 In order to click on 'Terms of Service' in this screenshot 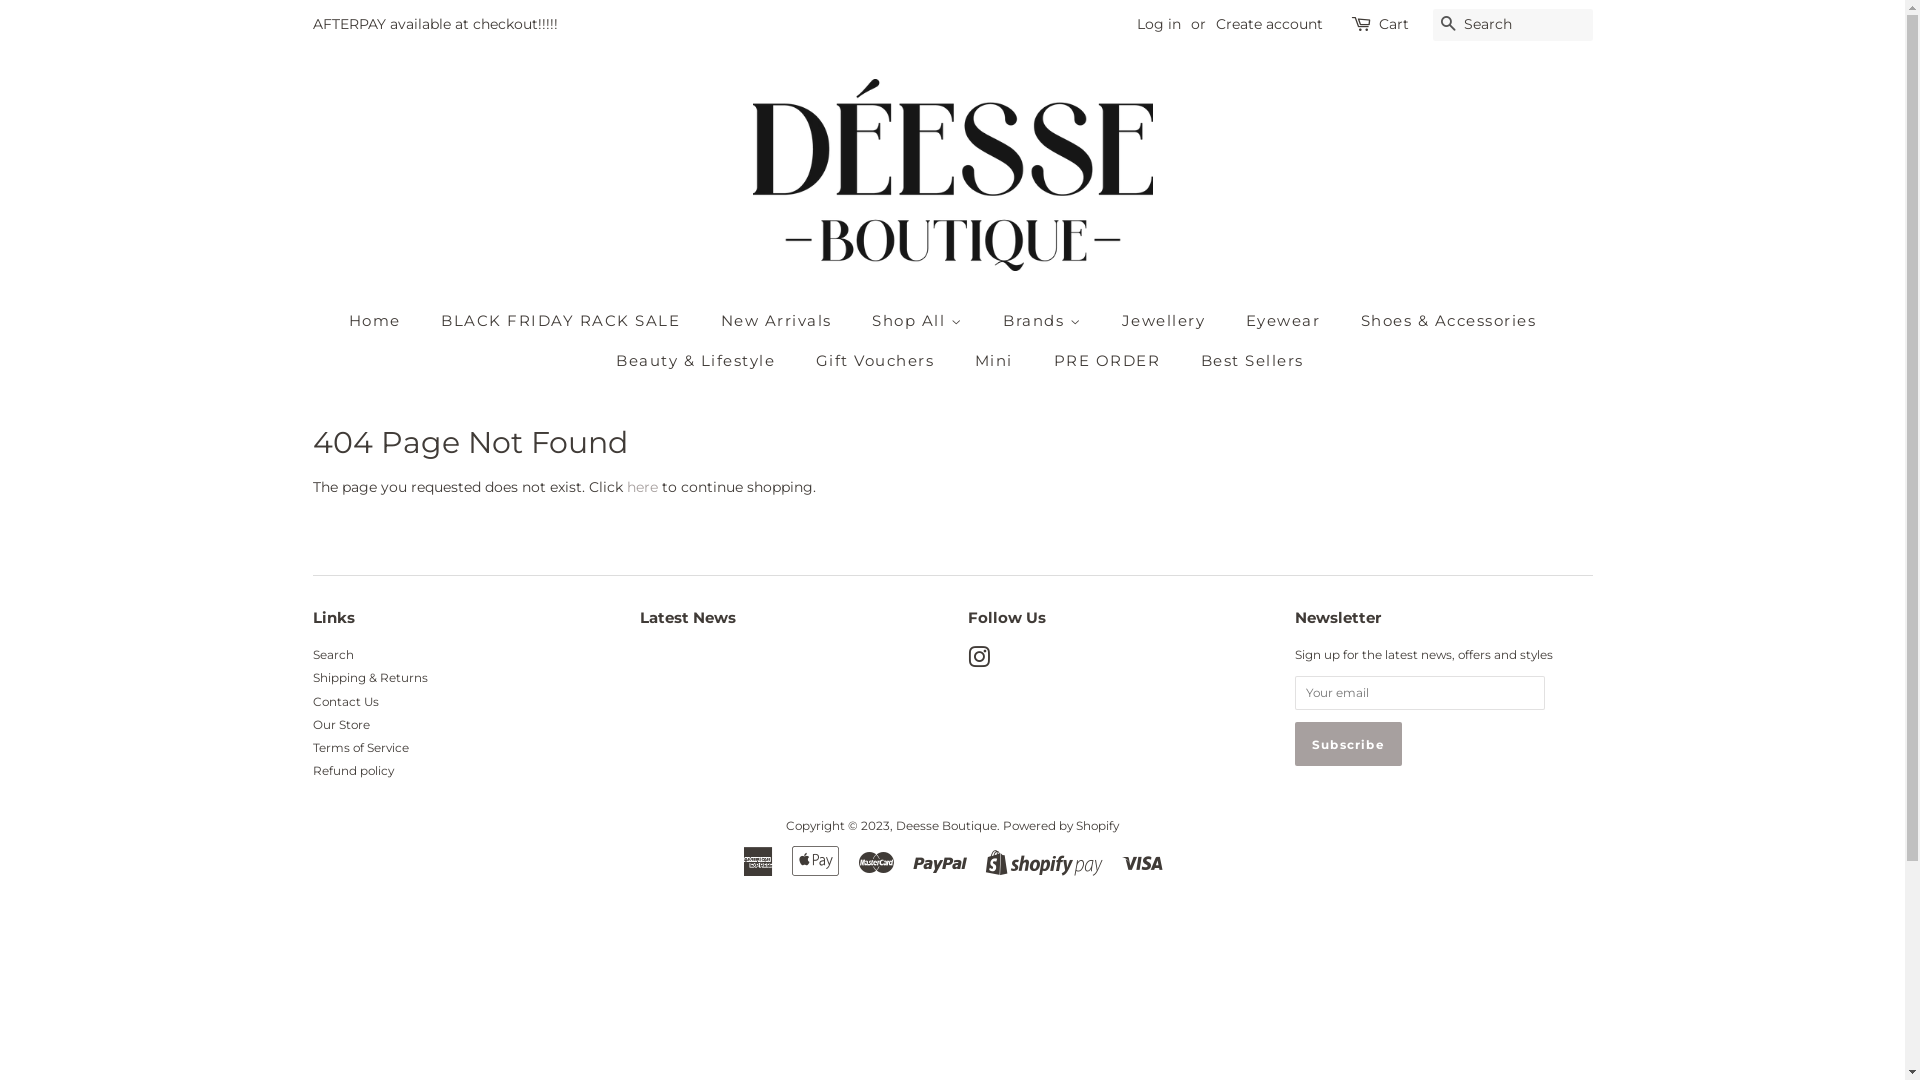, I will do `click(311, 747)`.